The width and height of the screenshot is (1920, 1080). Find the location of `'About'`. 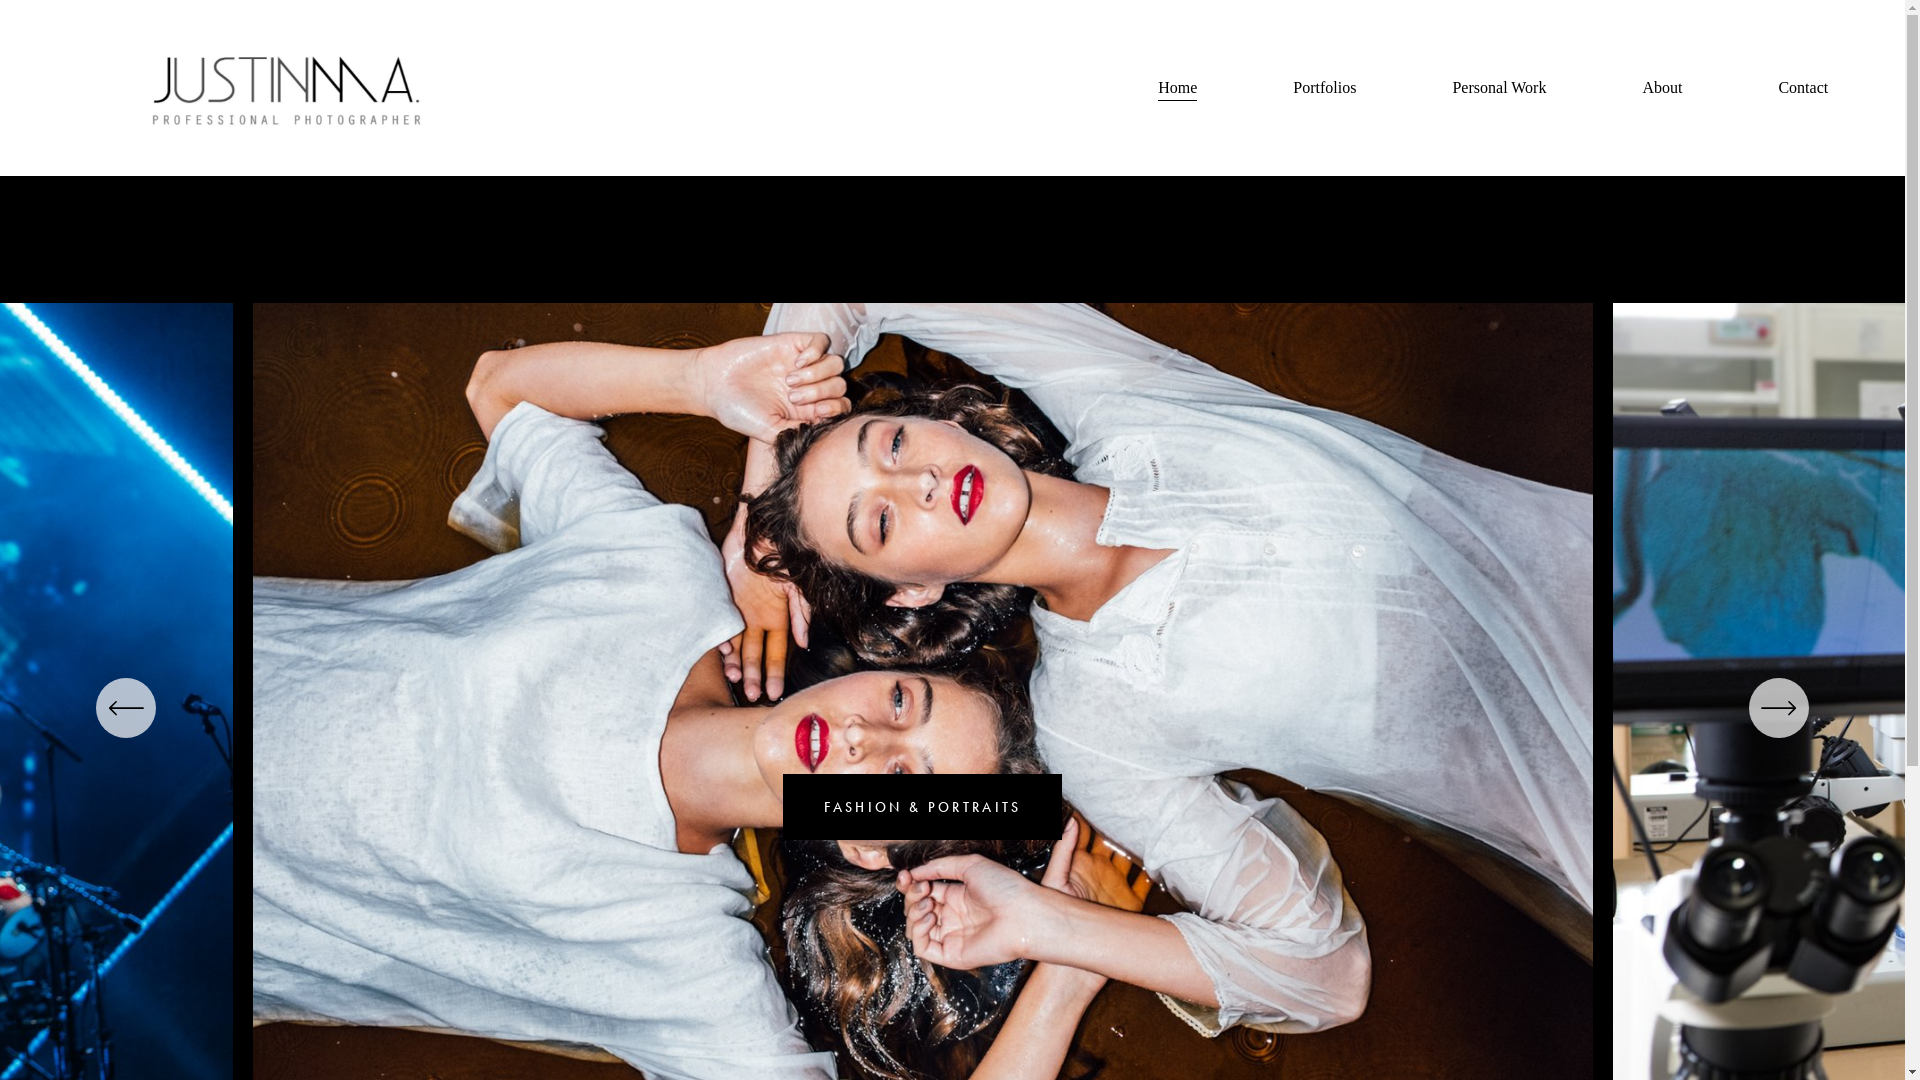

'About' is located at coordinates (1661, 87).